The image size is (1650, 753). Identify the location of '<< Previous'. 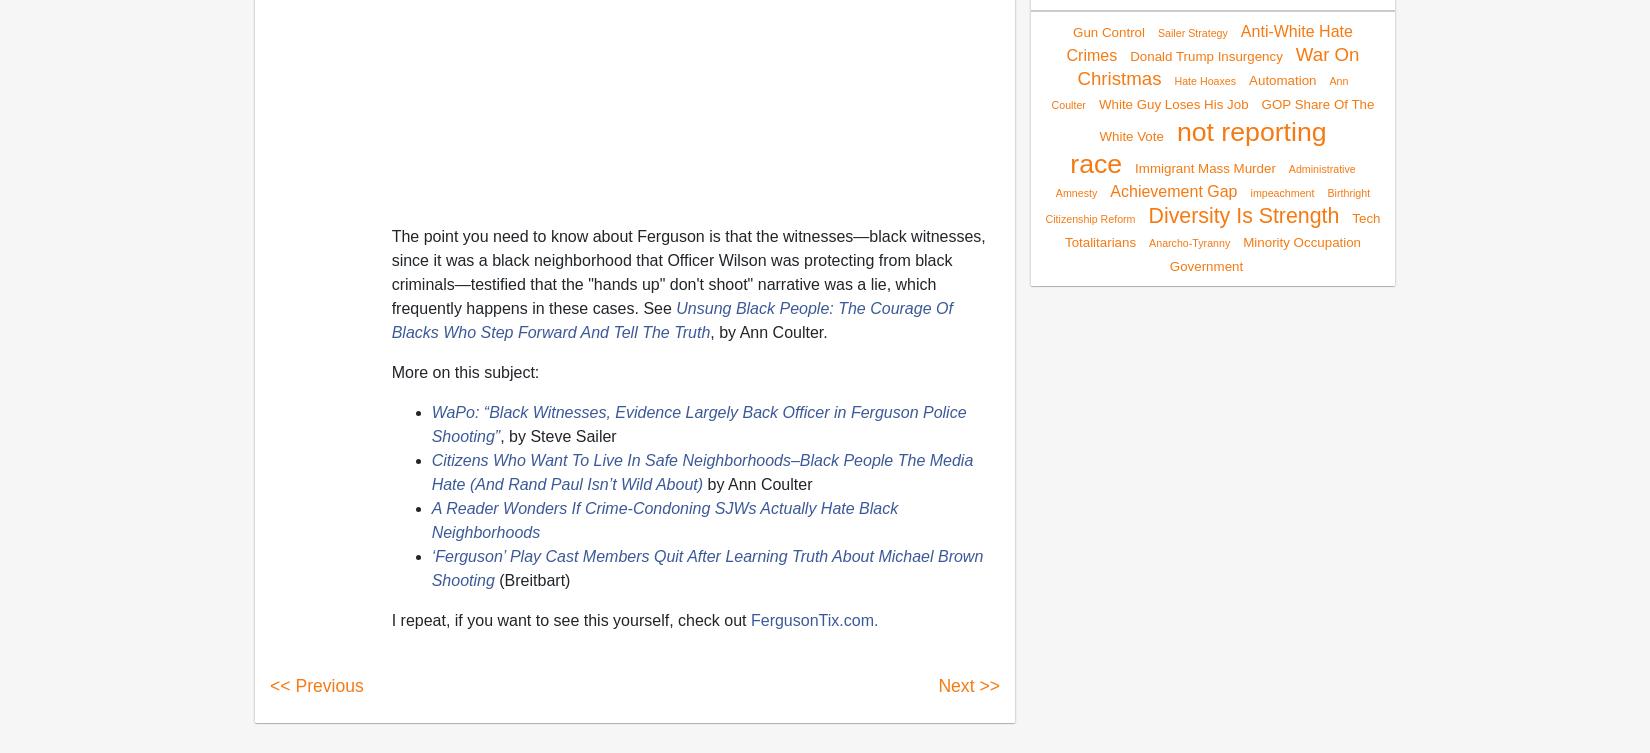
(269, 684).